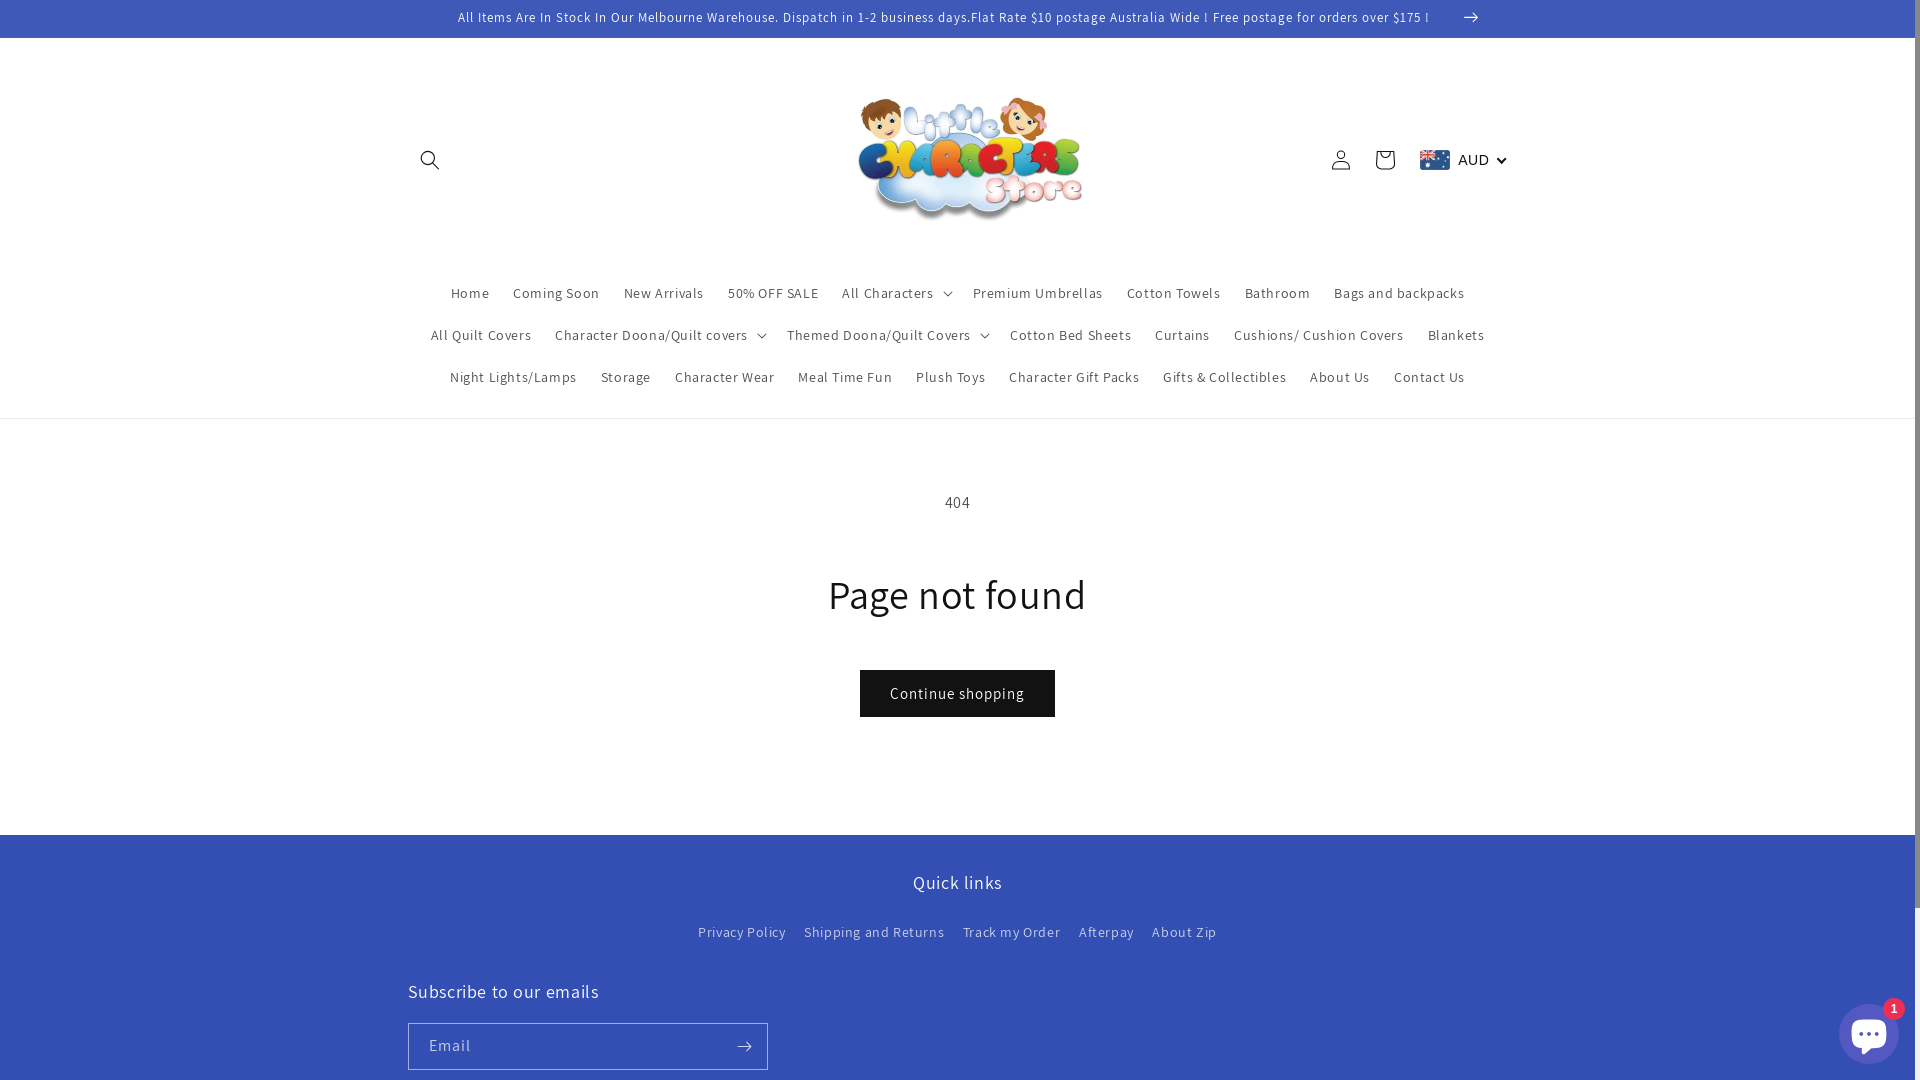  I want to click on 'All Quilt Covers', so click(417, 334).